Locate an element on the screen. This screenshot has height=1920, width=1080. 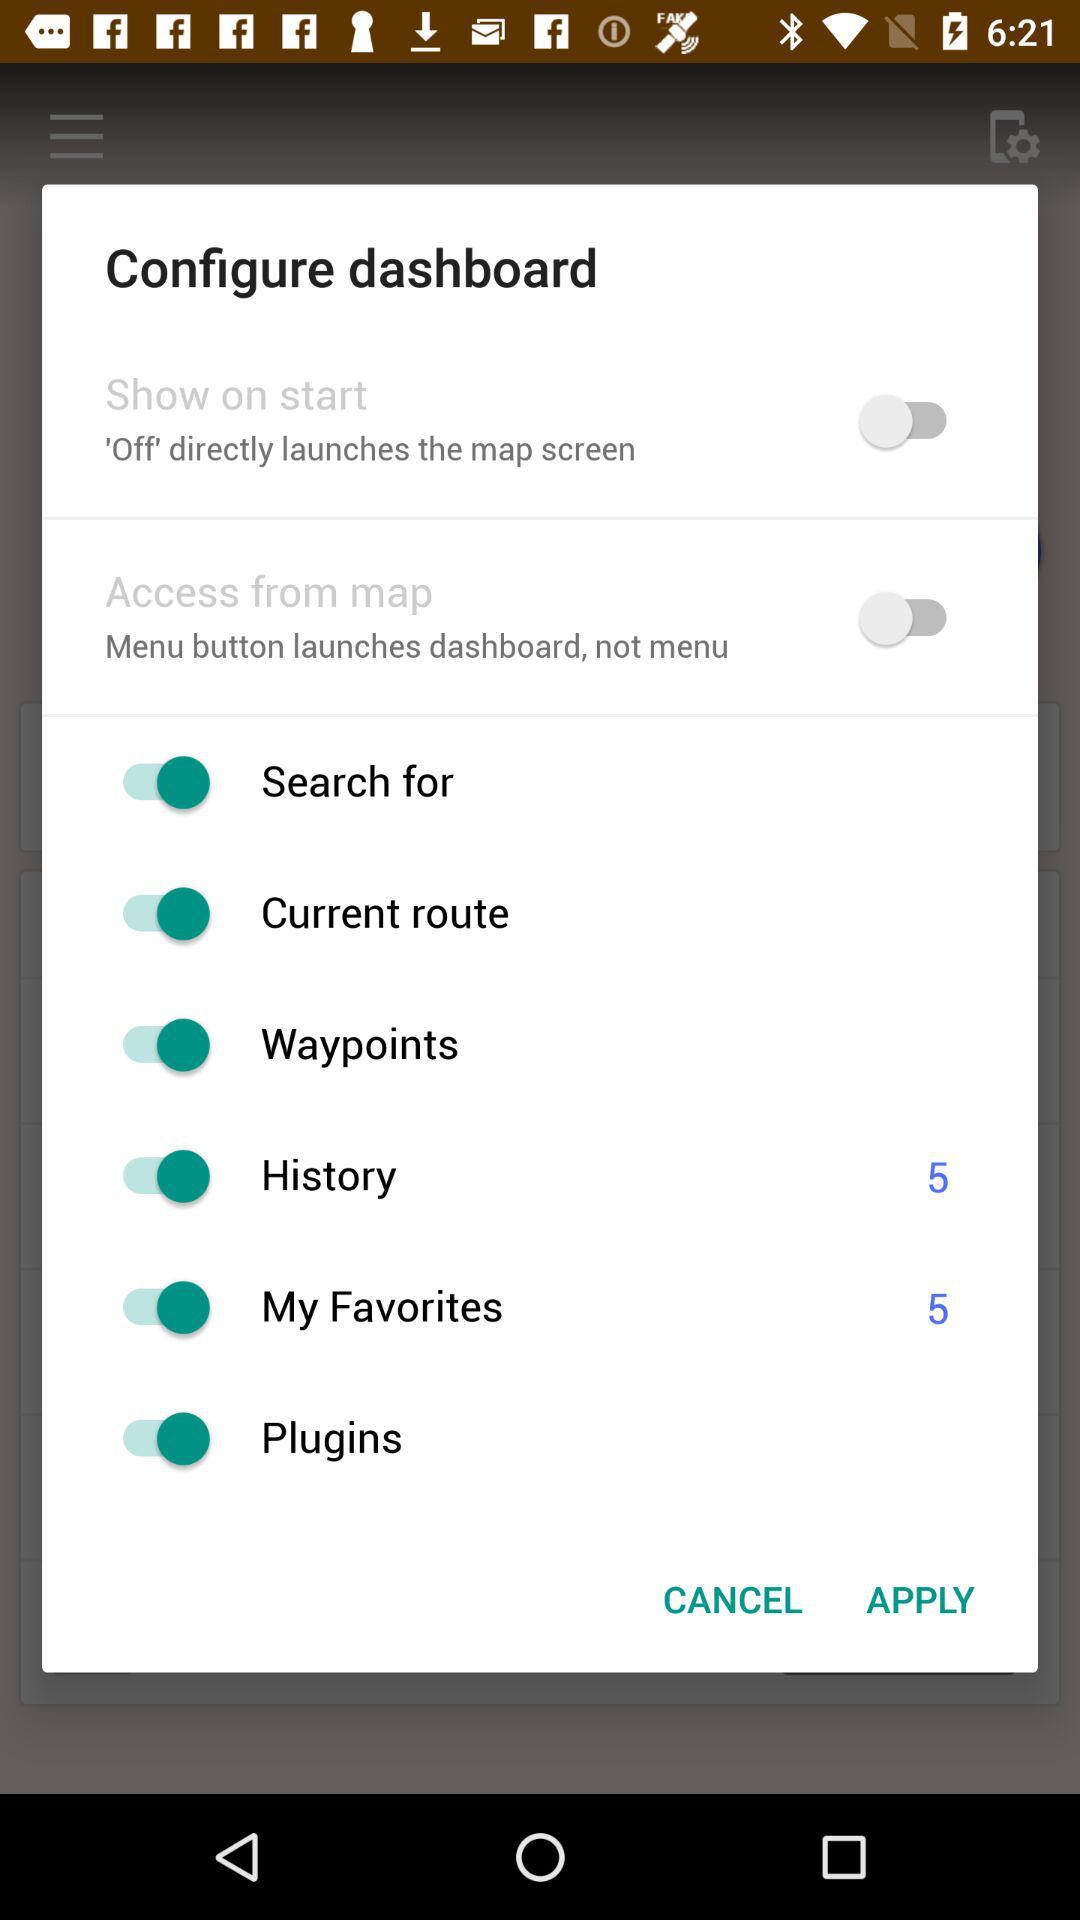
the icon above search for item is located at coordinates (540, 715).